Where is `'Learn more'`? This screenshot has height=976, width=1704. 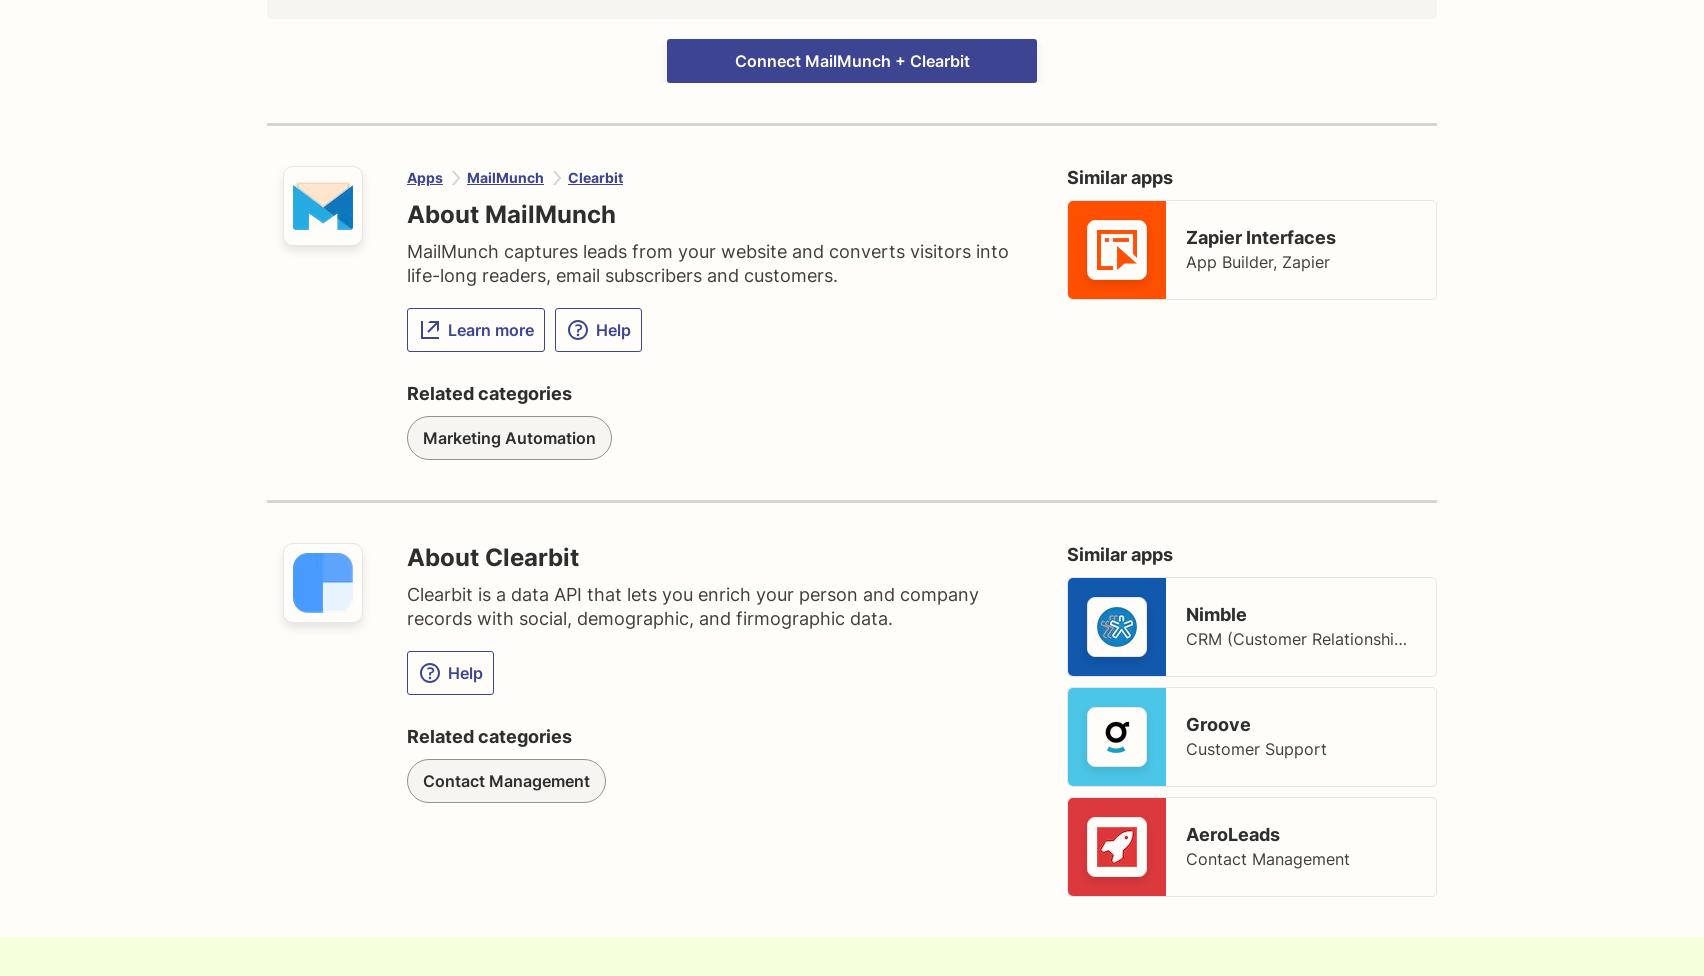 'Learn more' is located at coordinates (490, 329).